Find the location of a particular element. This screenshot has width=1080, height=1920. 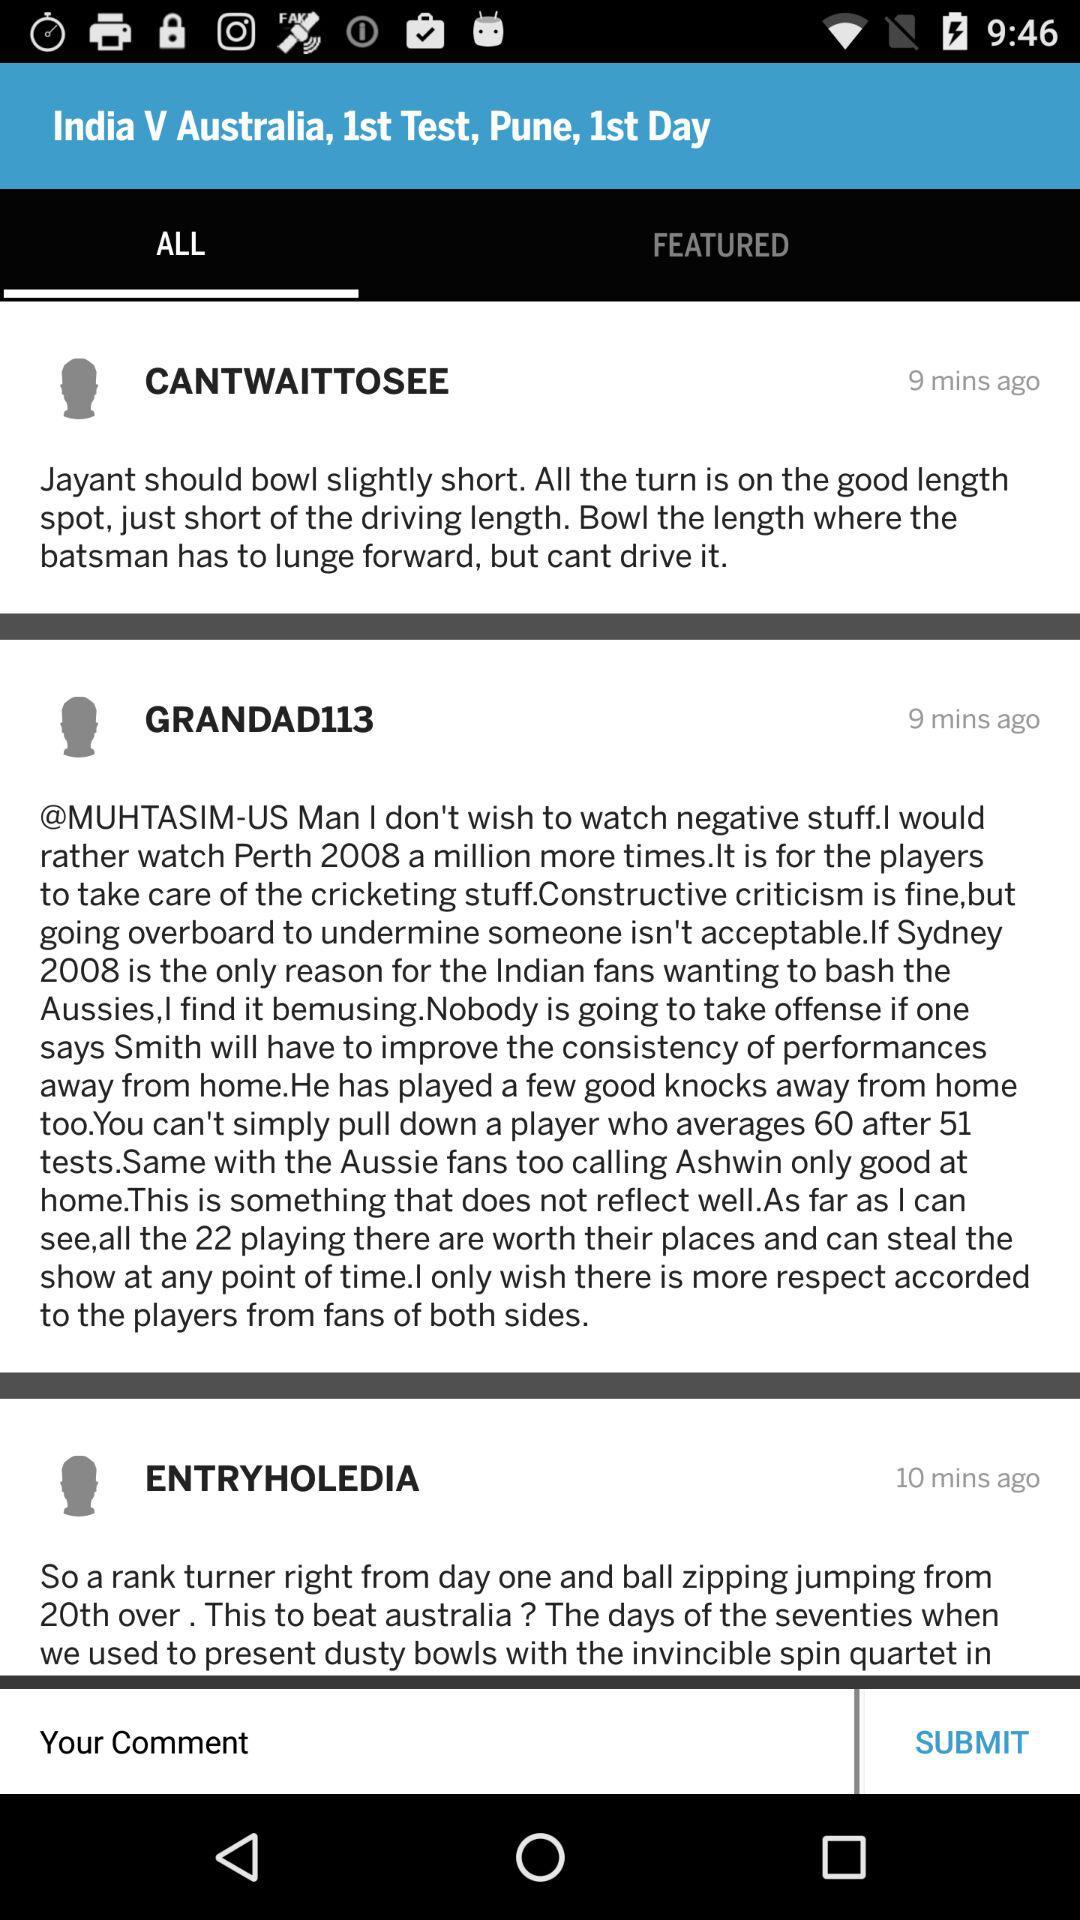

so a rank item is located at coordinates (540, 1616).